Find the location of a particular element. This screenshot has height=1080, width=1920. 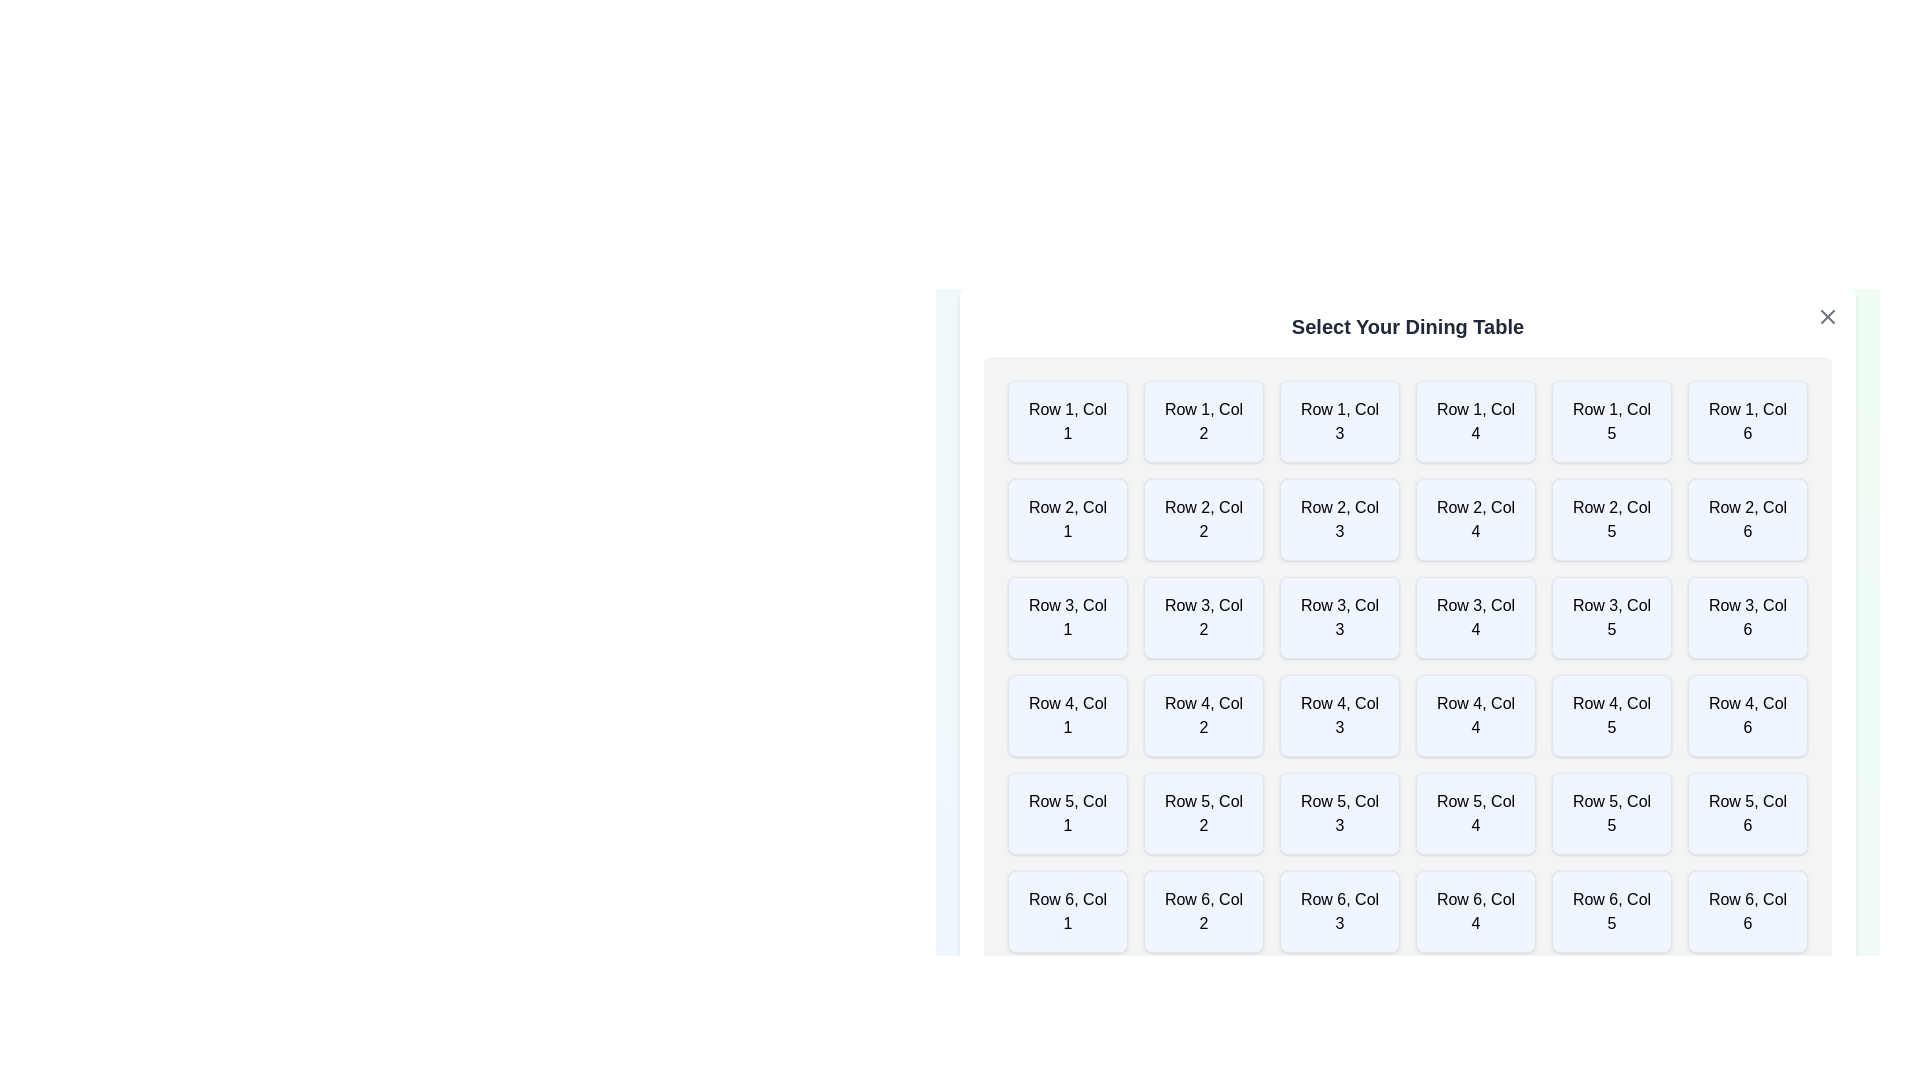

the close button to dismiss the dialog is located at coordinates (1828, 315).